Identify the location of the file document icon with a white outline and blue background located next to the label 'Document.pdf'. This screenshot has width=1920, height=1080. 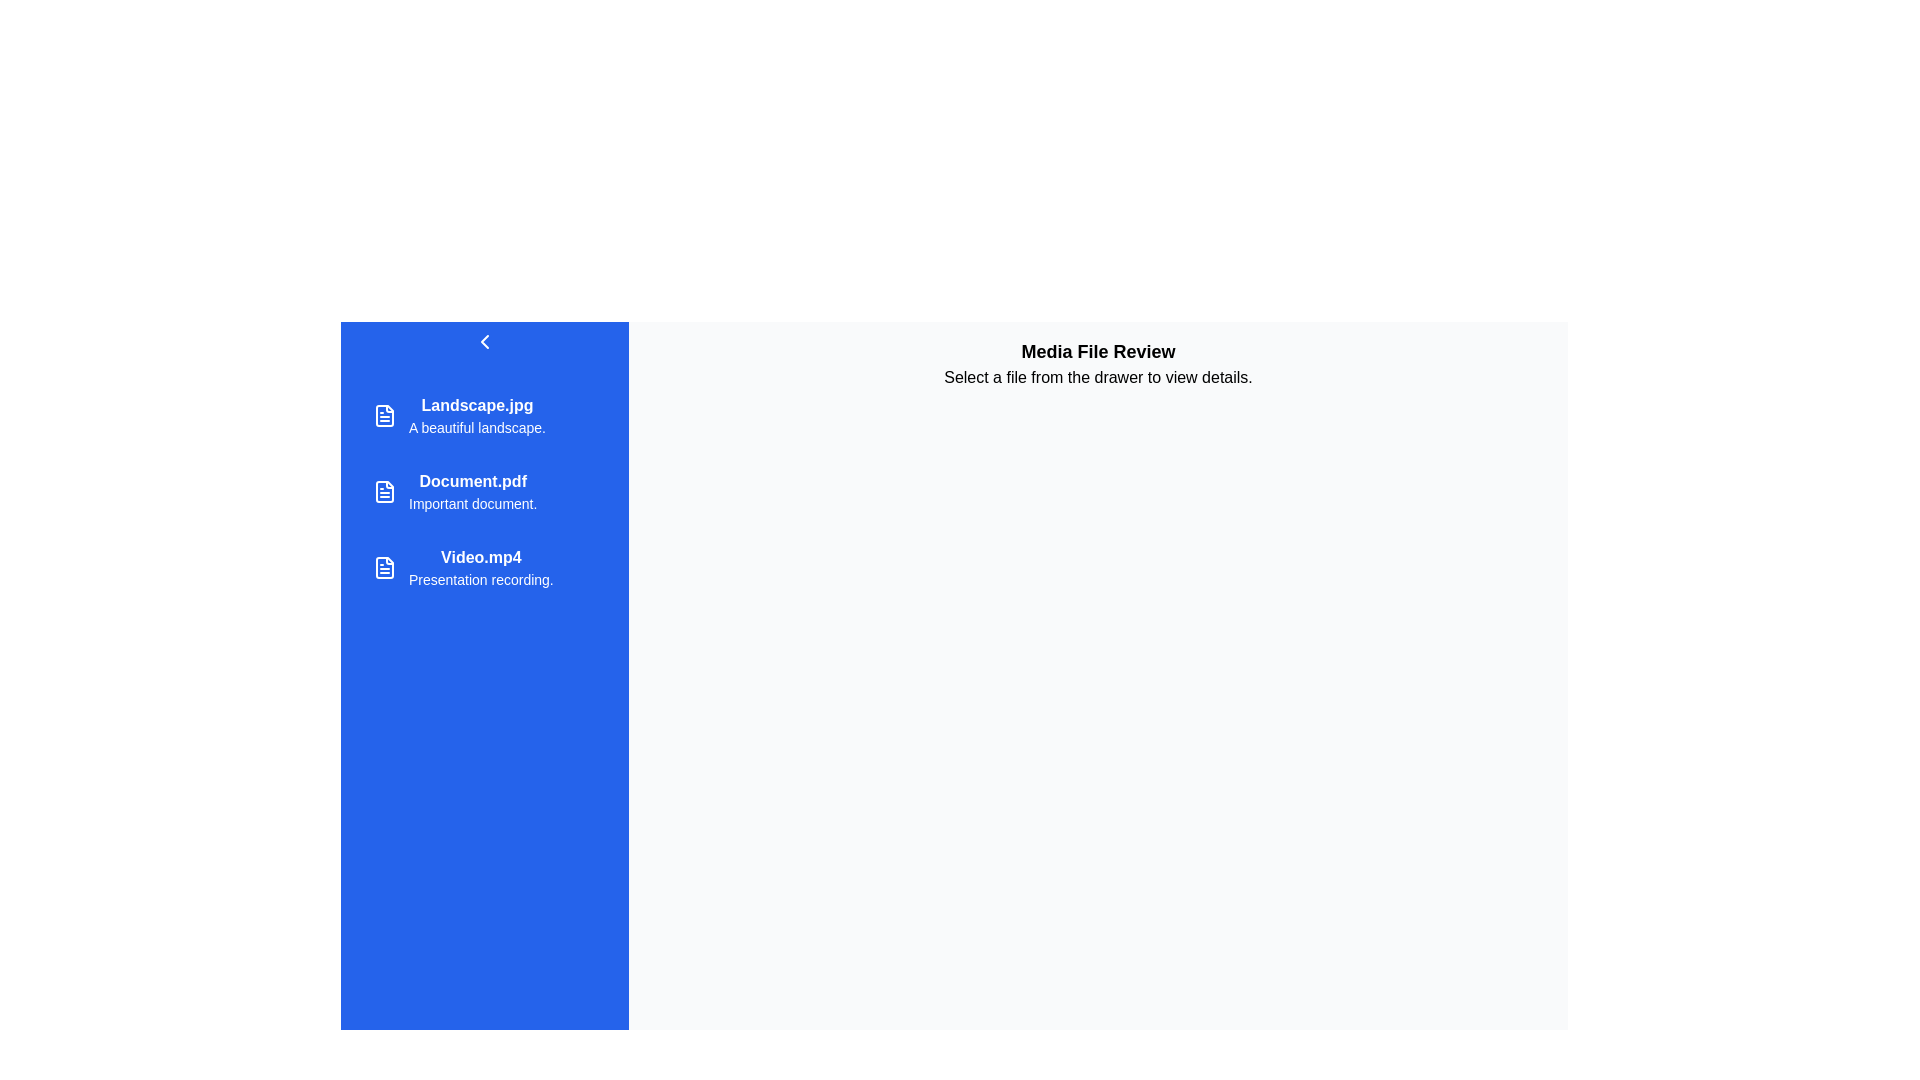
(384, 492).